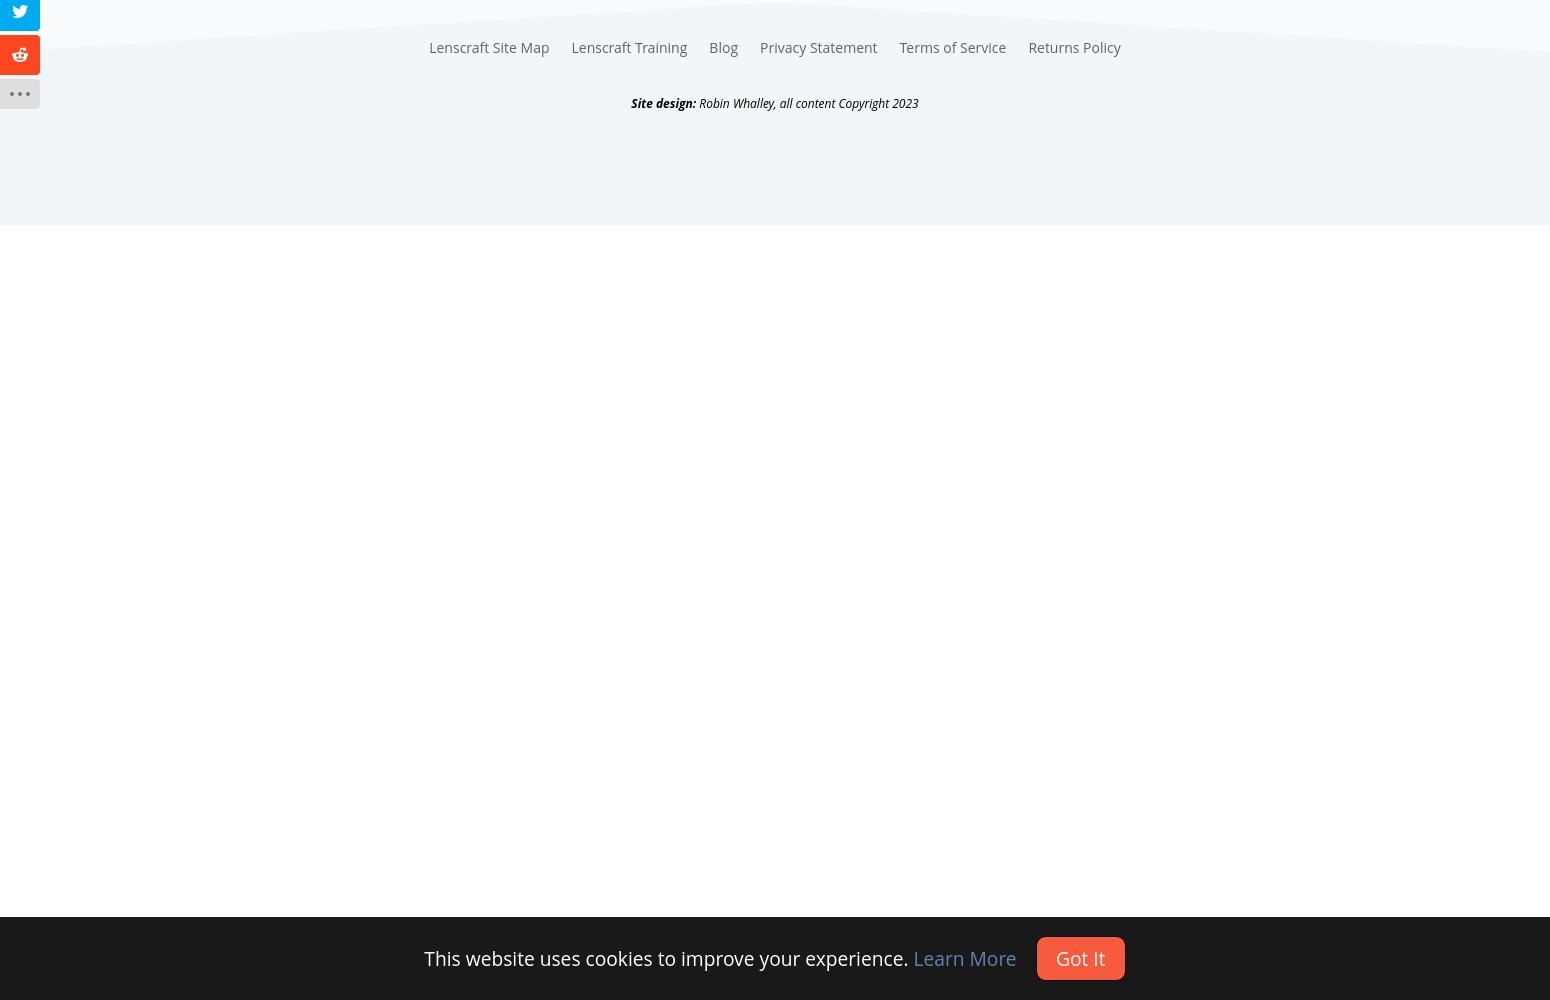 Image resolution: width=1550 pixels, height=1000 pixels. I want to click on 'Blog', so click(723, 47).